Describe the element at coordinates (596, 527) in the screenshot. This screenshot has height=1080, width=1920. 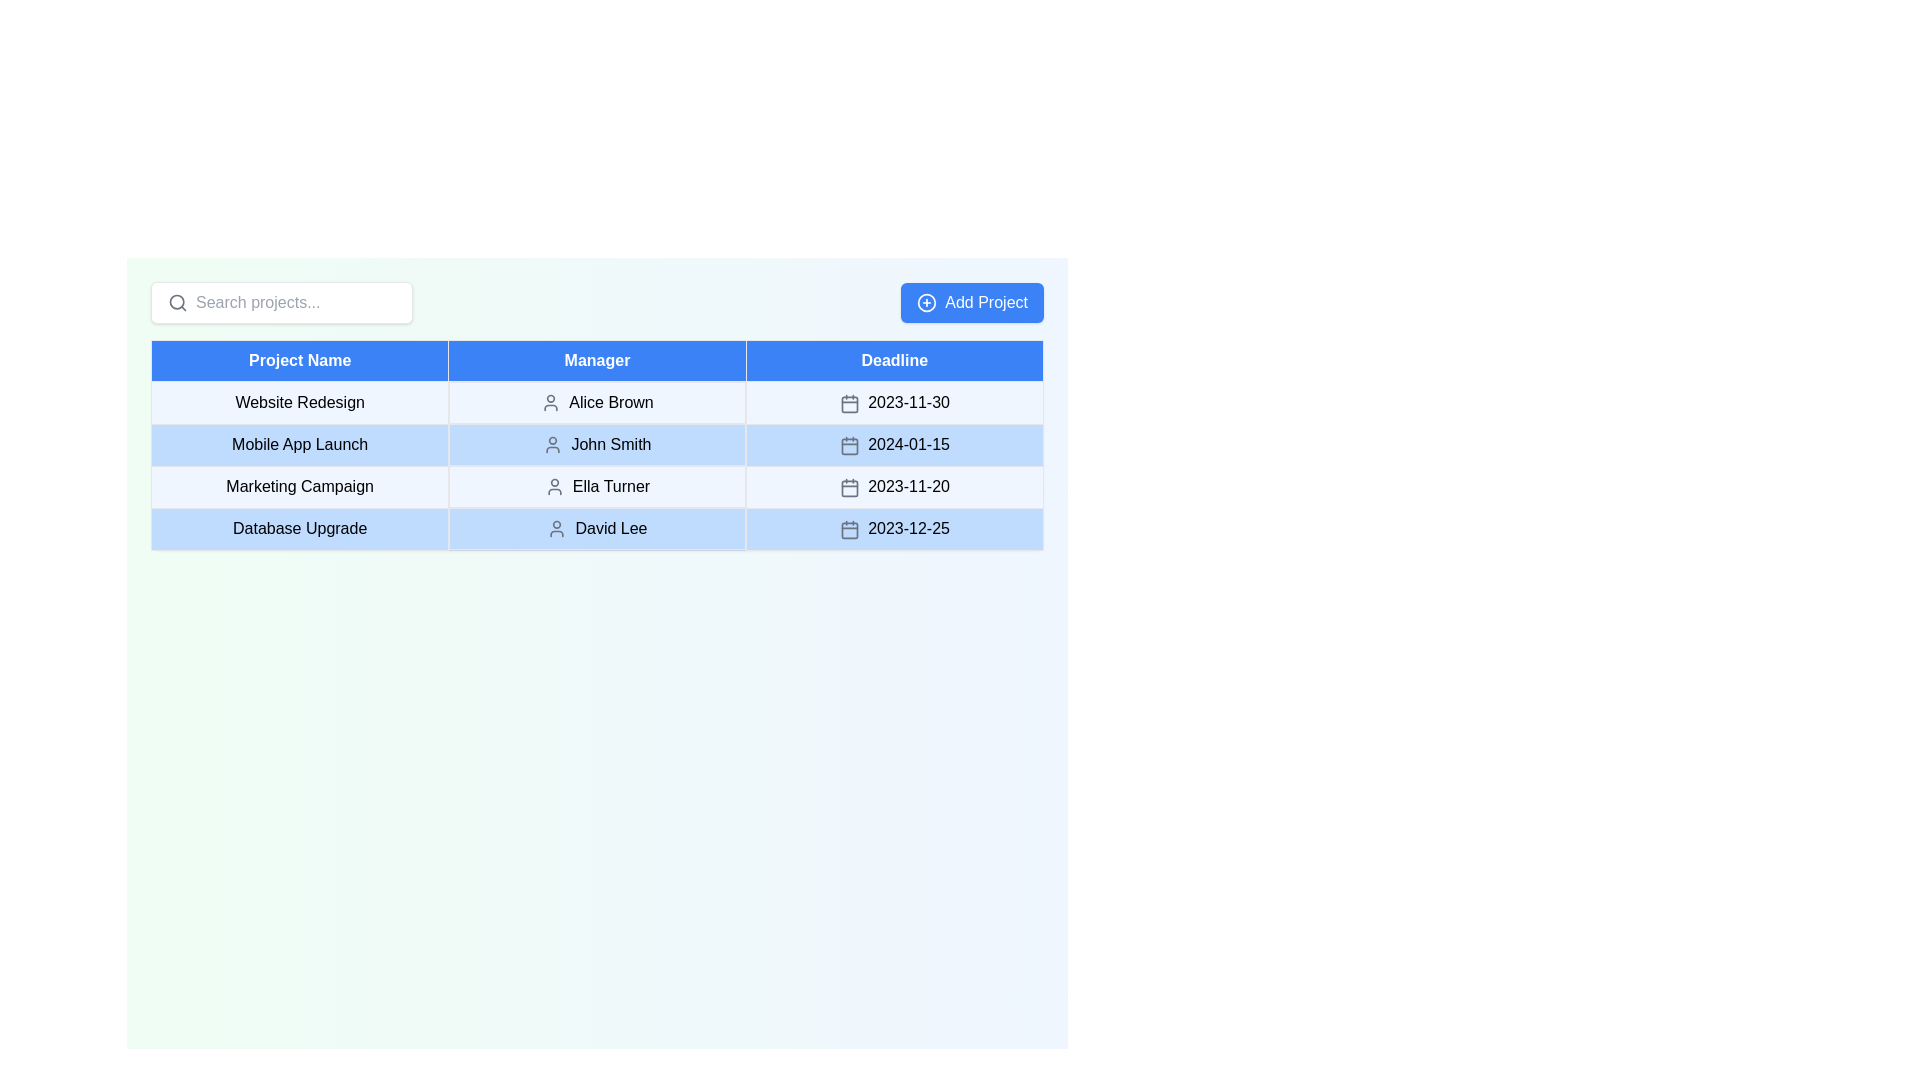
I see `the 'David Lee' Text with Icon element located in the second column of the table under 'Manager'` at that location.